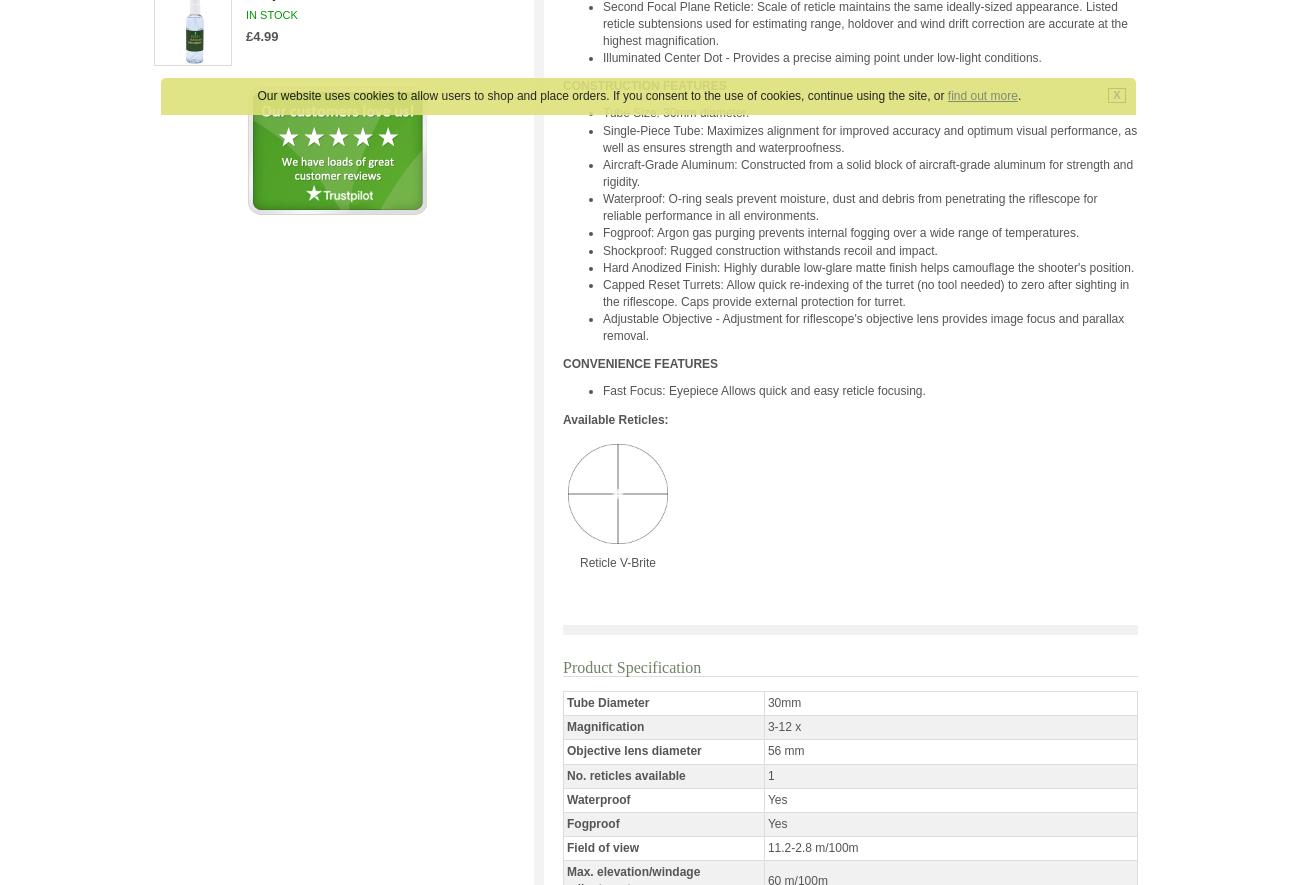 The image size is (1300, 885). What do you see at coordinates (602, 327) in the screenshot?
I see `'Adjustable Objective - Adjustment for riflescope's objective lens provides image focus and parallax removal.'` at bounding box center [602, 327].